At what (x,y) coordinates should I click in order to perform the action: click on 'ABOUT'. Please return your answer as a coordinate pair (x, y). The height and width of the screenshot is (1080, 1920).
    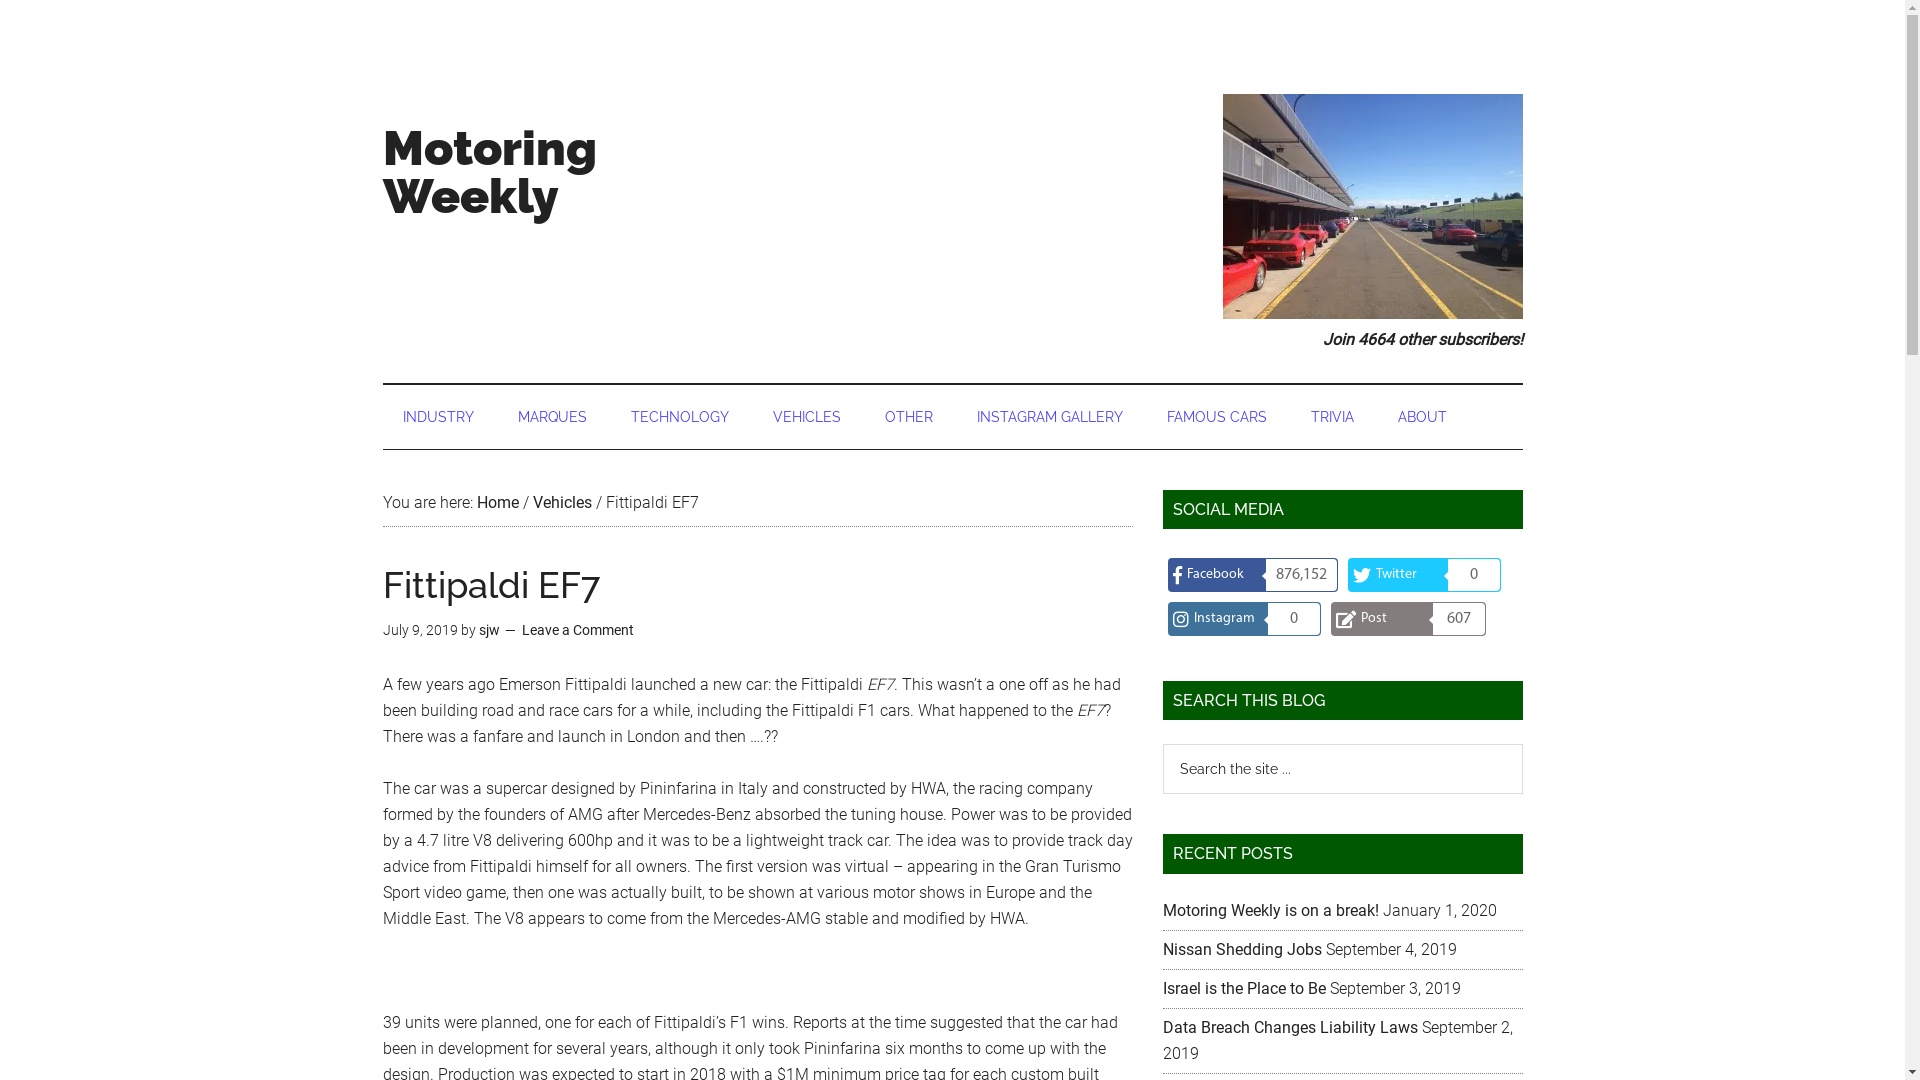
    Looking at the image, I should click on (1376, 415).